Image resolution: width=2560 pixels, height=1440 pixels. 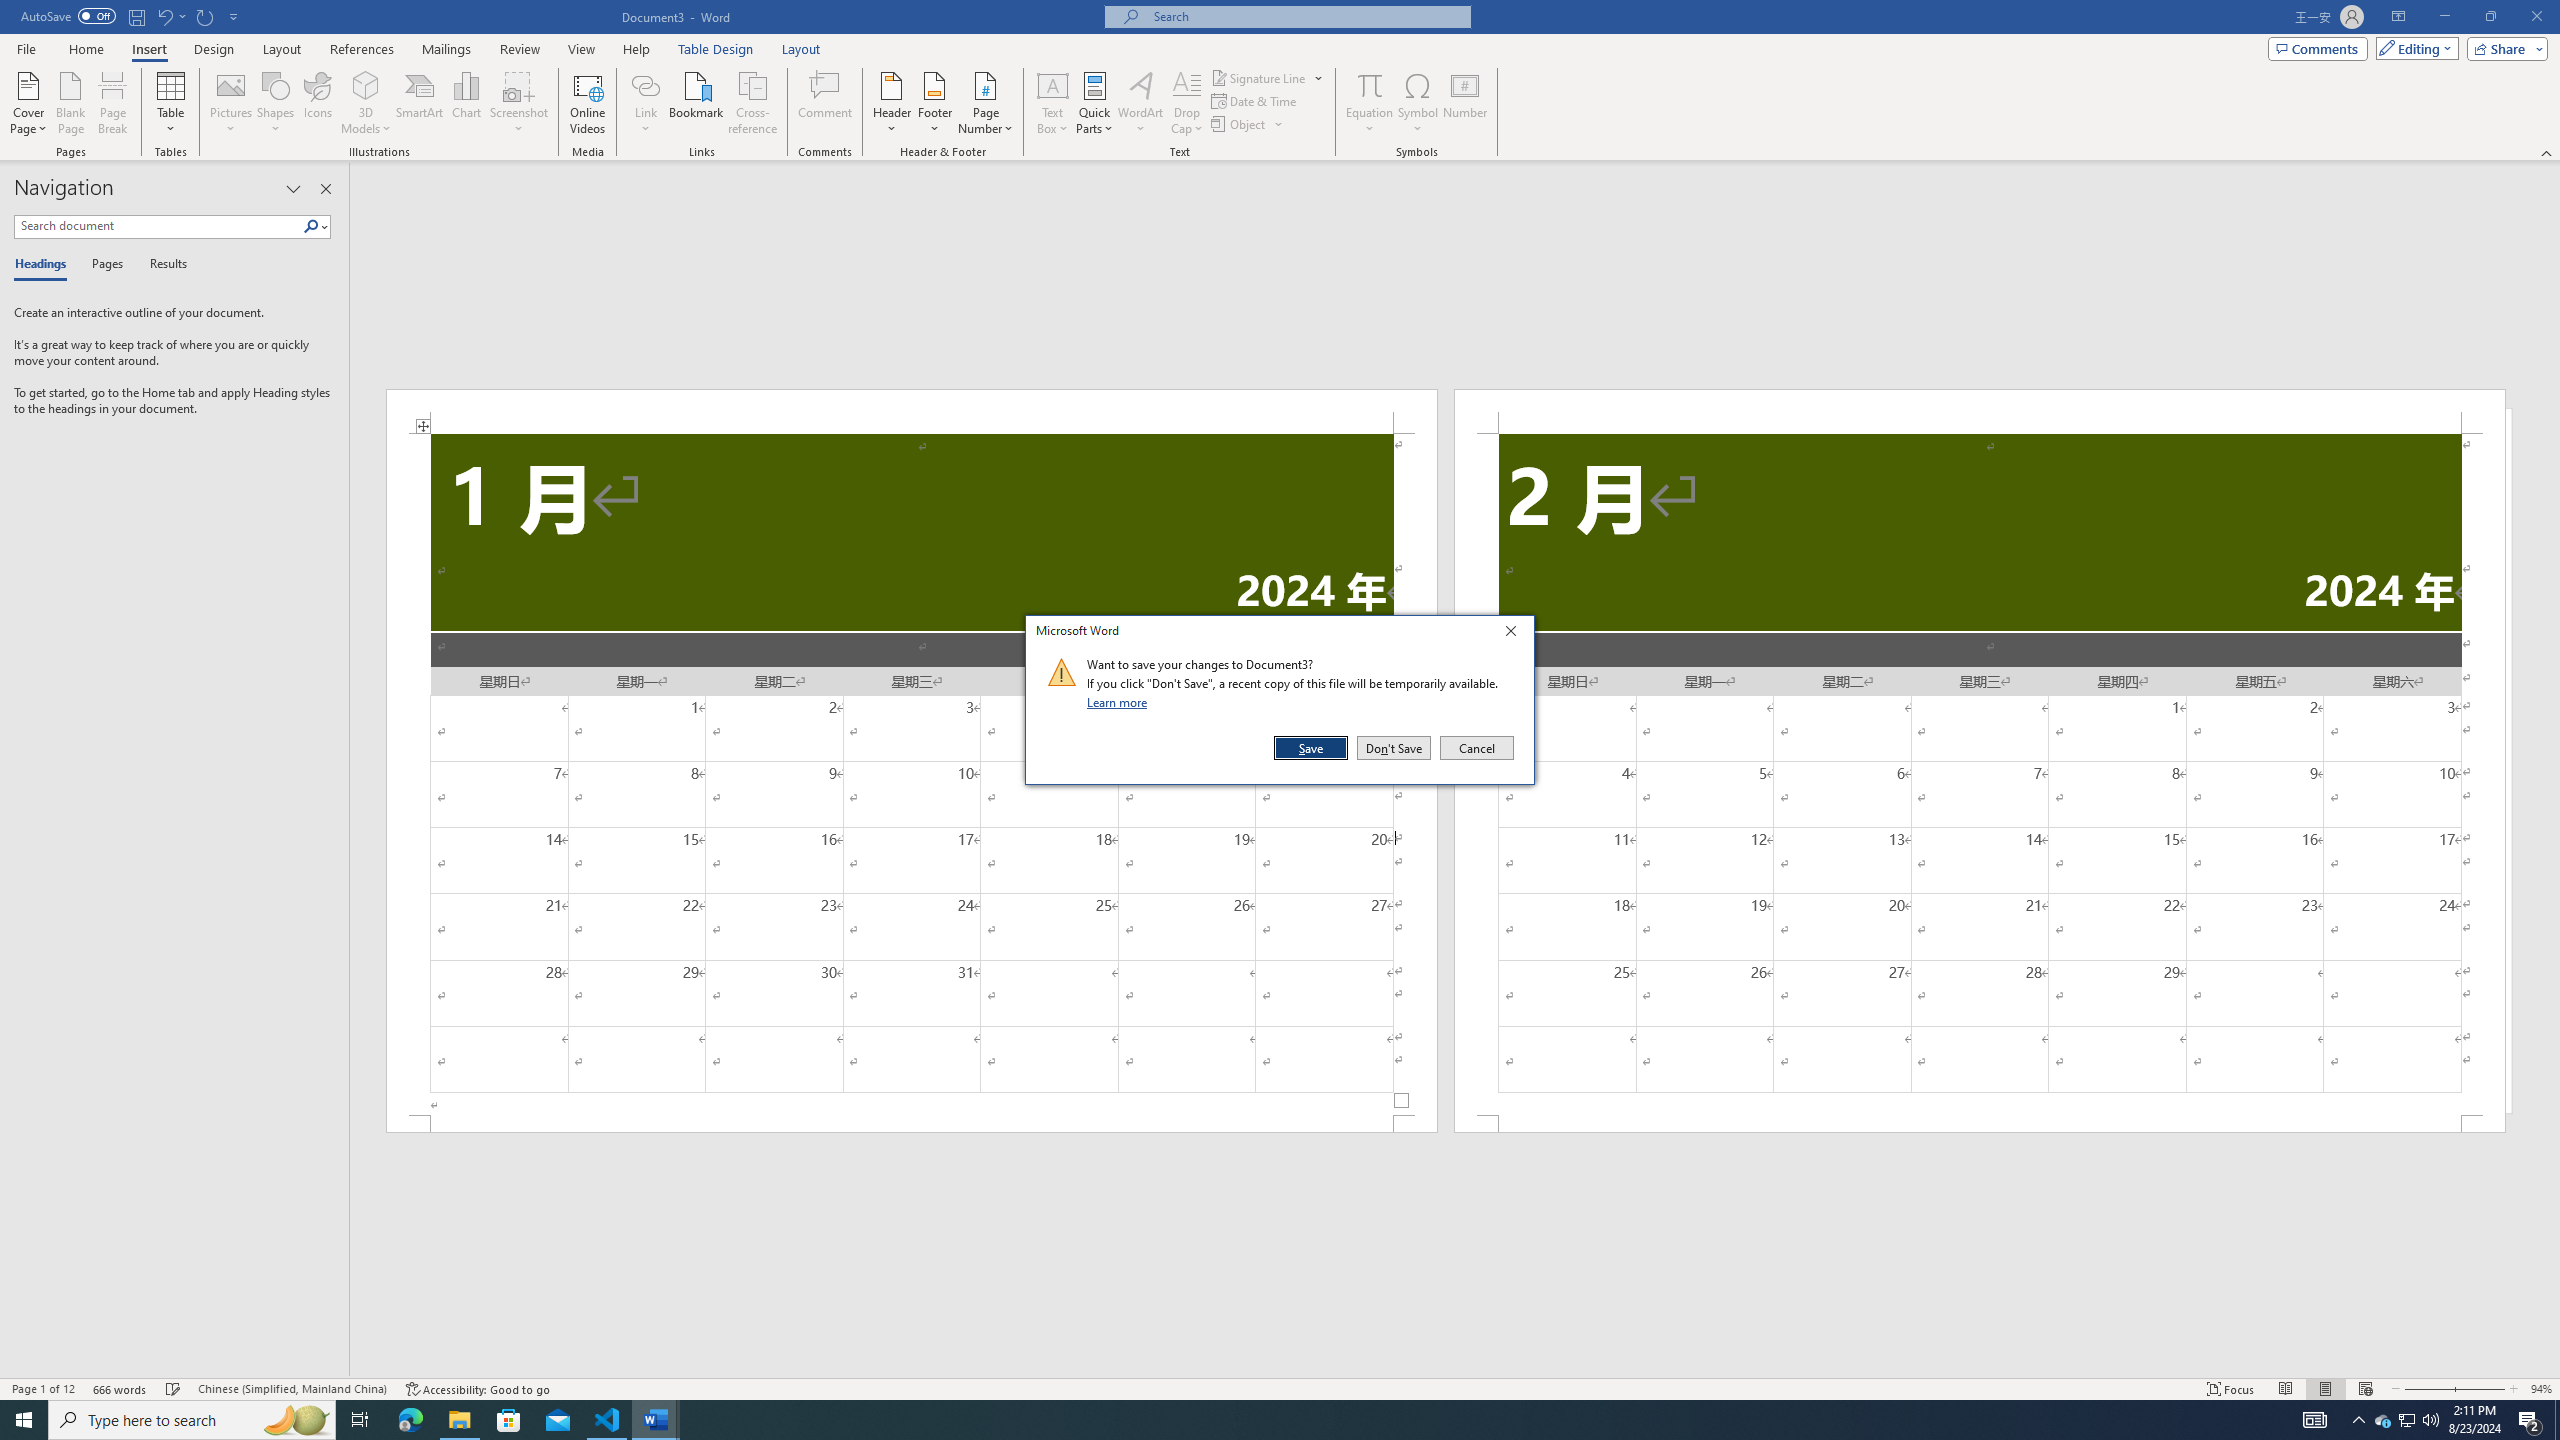 What do you see at coordinates (1369, 120) in the screenshot?
I see `'More Options'` at bounding box center [1369, 120].